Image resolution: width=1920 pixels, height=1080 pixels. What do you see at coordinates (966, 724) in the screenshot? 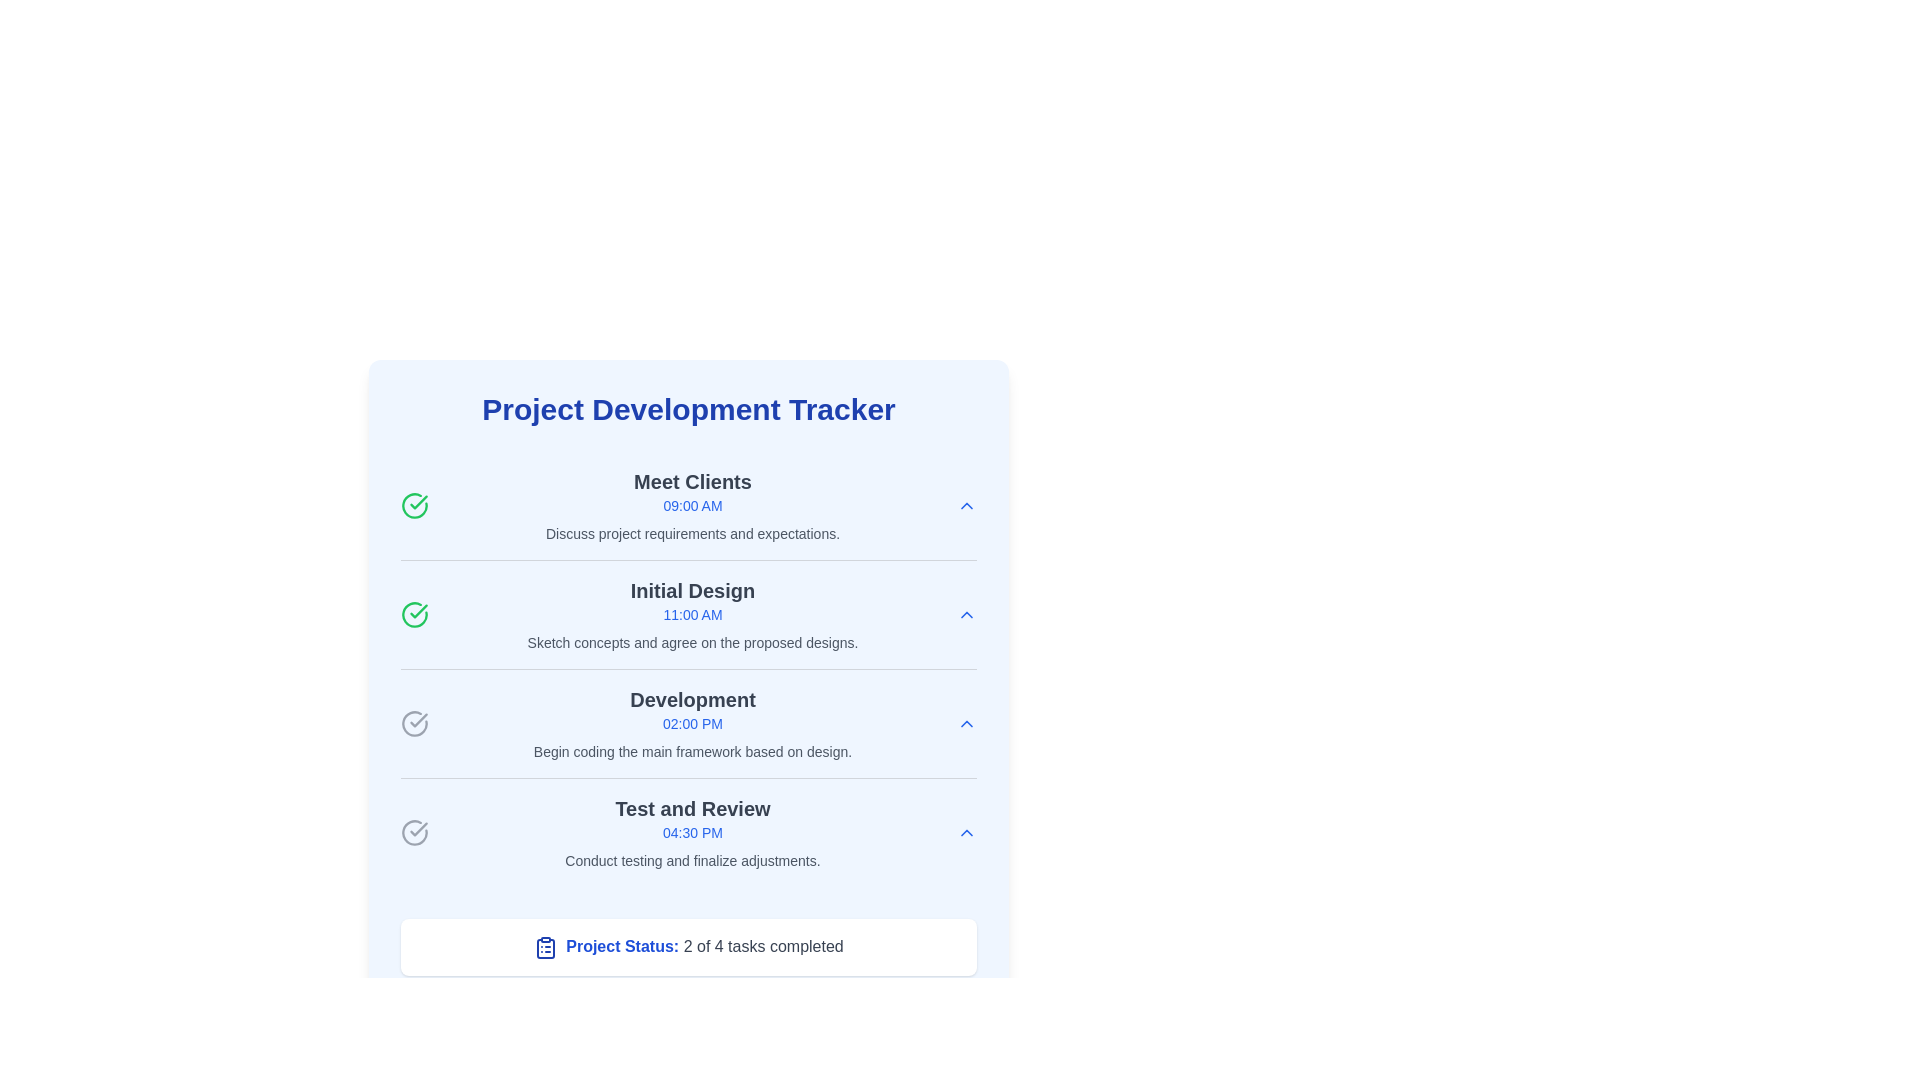
I see `the toggle icon button located at the top-right of the description text 'Begin coding the main framework based on design.'` at bounding box center [966, 724].